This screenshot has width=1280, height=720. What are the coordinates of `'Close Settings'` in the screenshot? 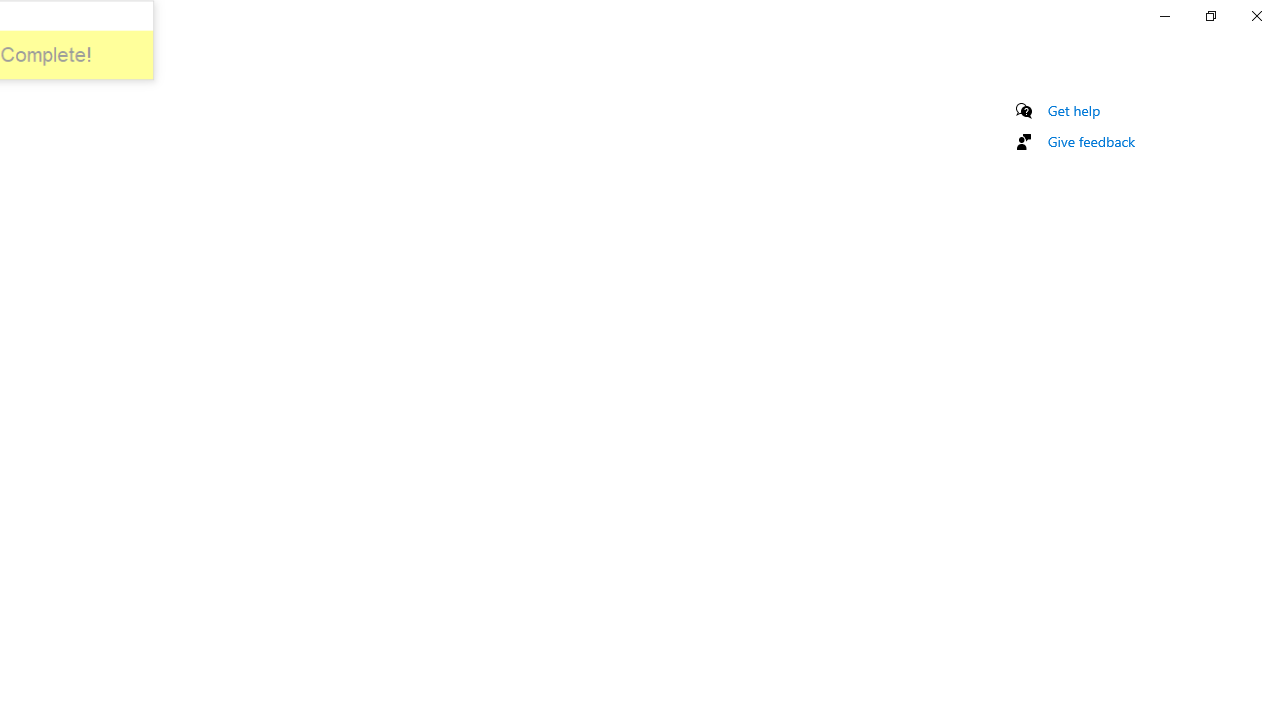 It's located at (1255, 15).